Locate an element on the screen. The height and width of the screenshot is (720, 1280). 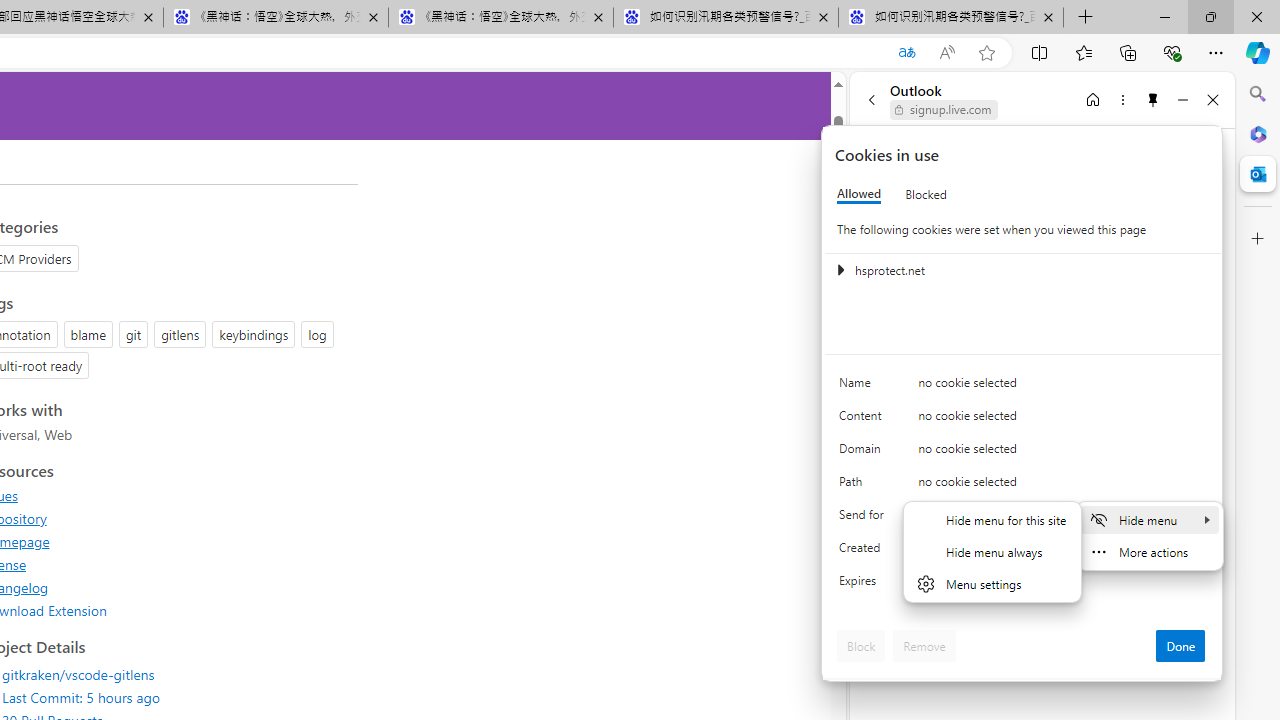
'Blocked' is located at coordinates (925, 194).